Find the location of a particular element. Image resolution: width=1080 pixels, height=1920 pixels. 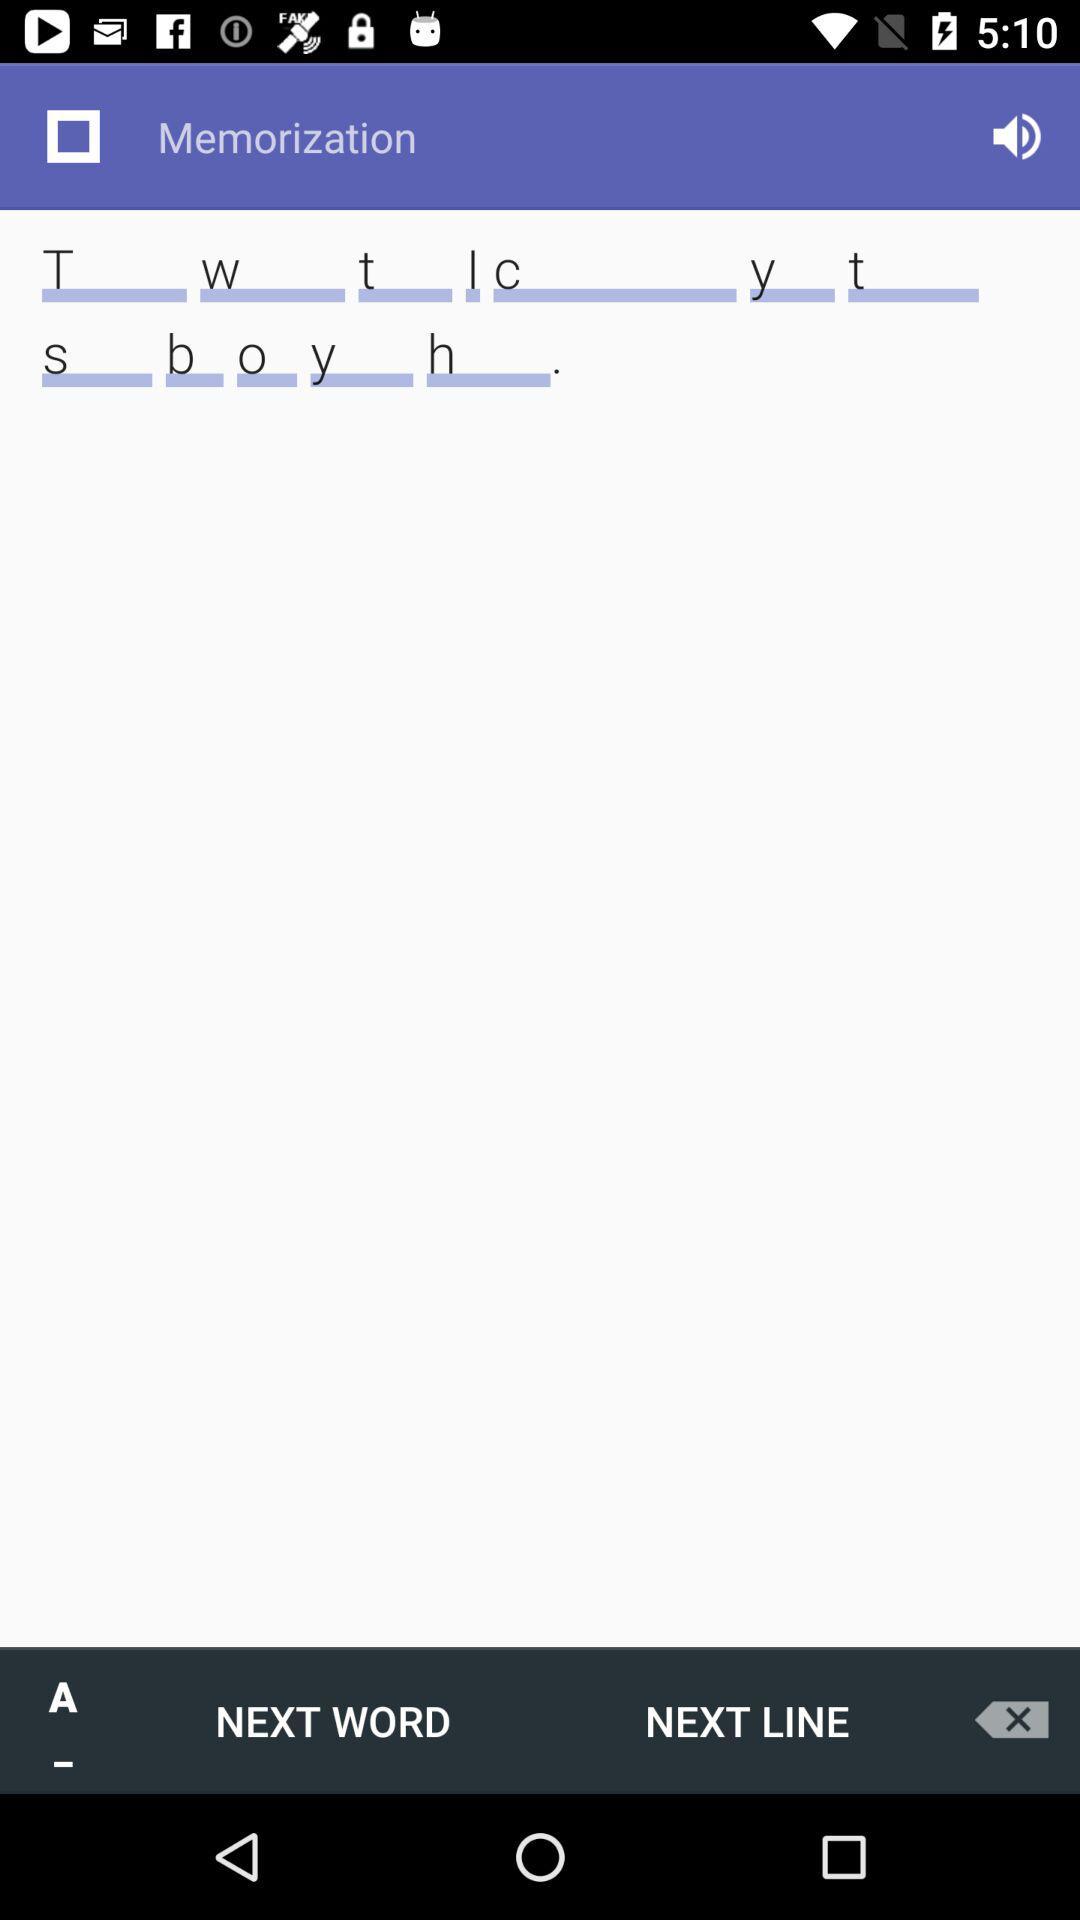

the these words that icon is located at coordinates (540, 341).